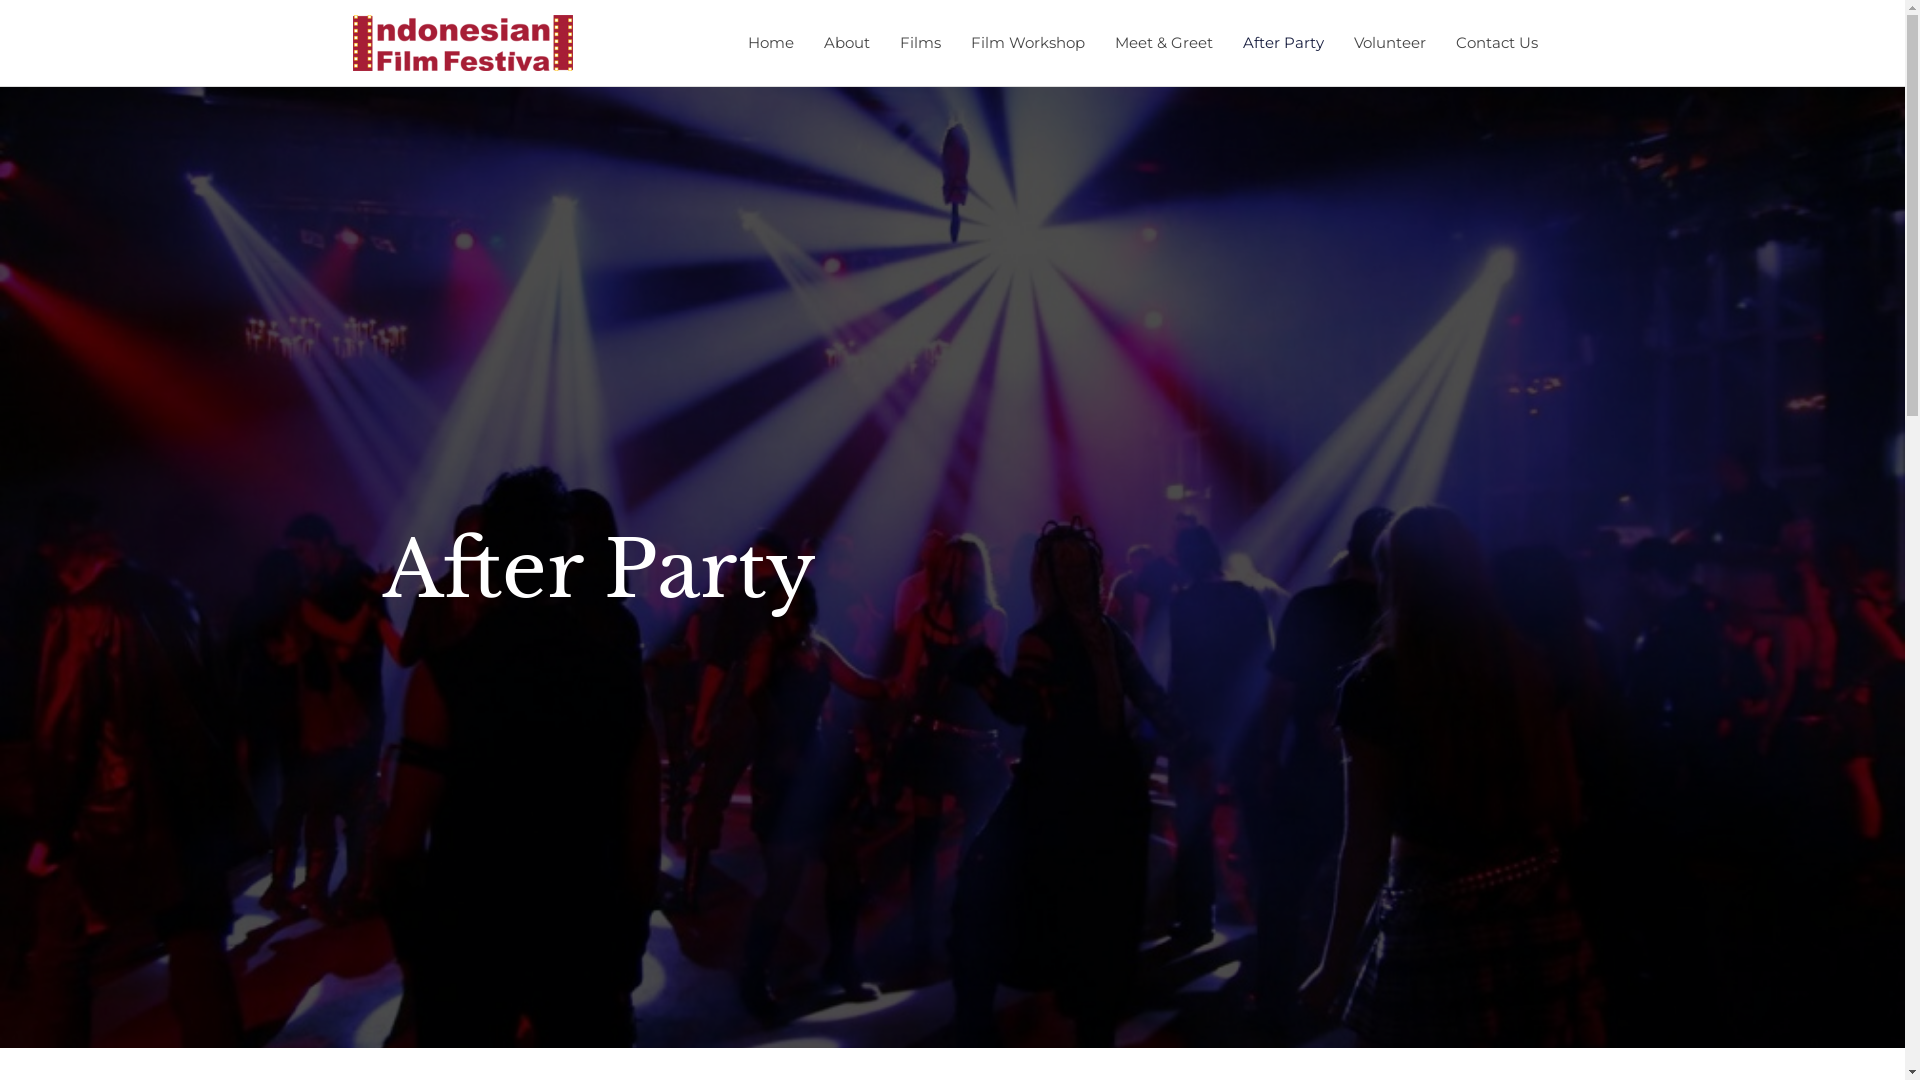 This screenshot has height=1080, width=1920. Describe the element at coordinates (1163, 42) in the screenshot. I see `'Meet & Greet'` at that location.